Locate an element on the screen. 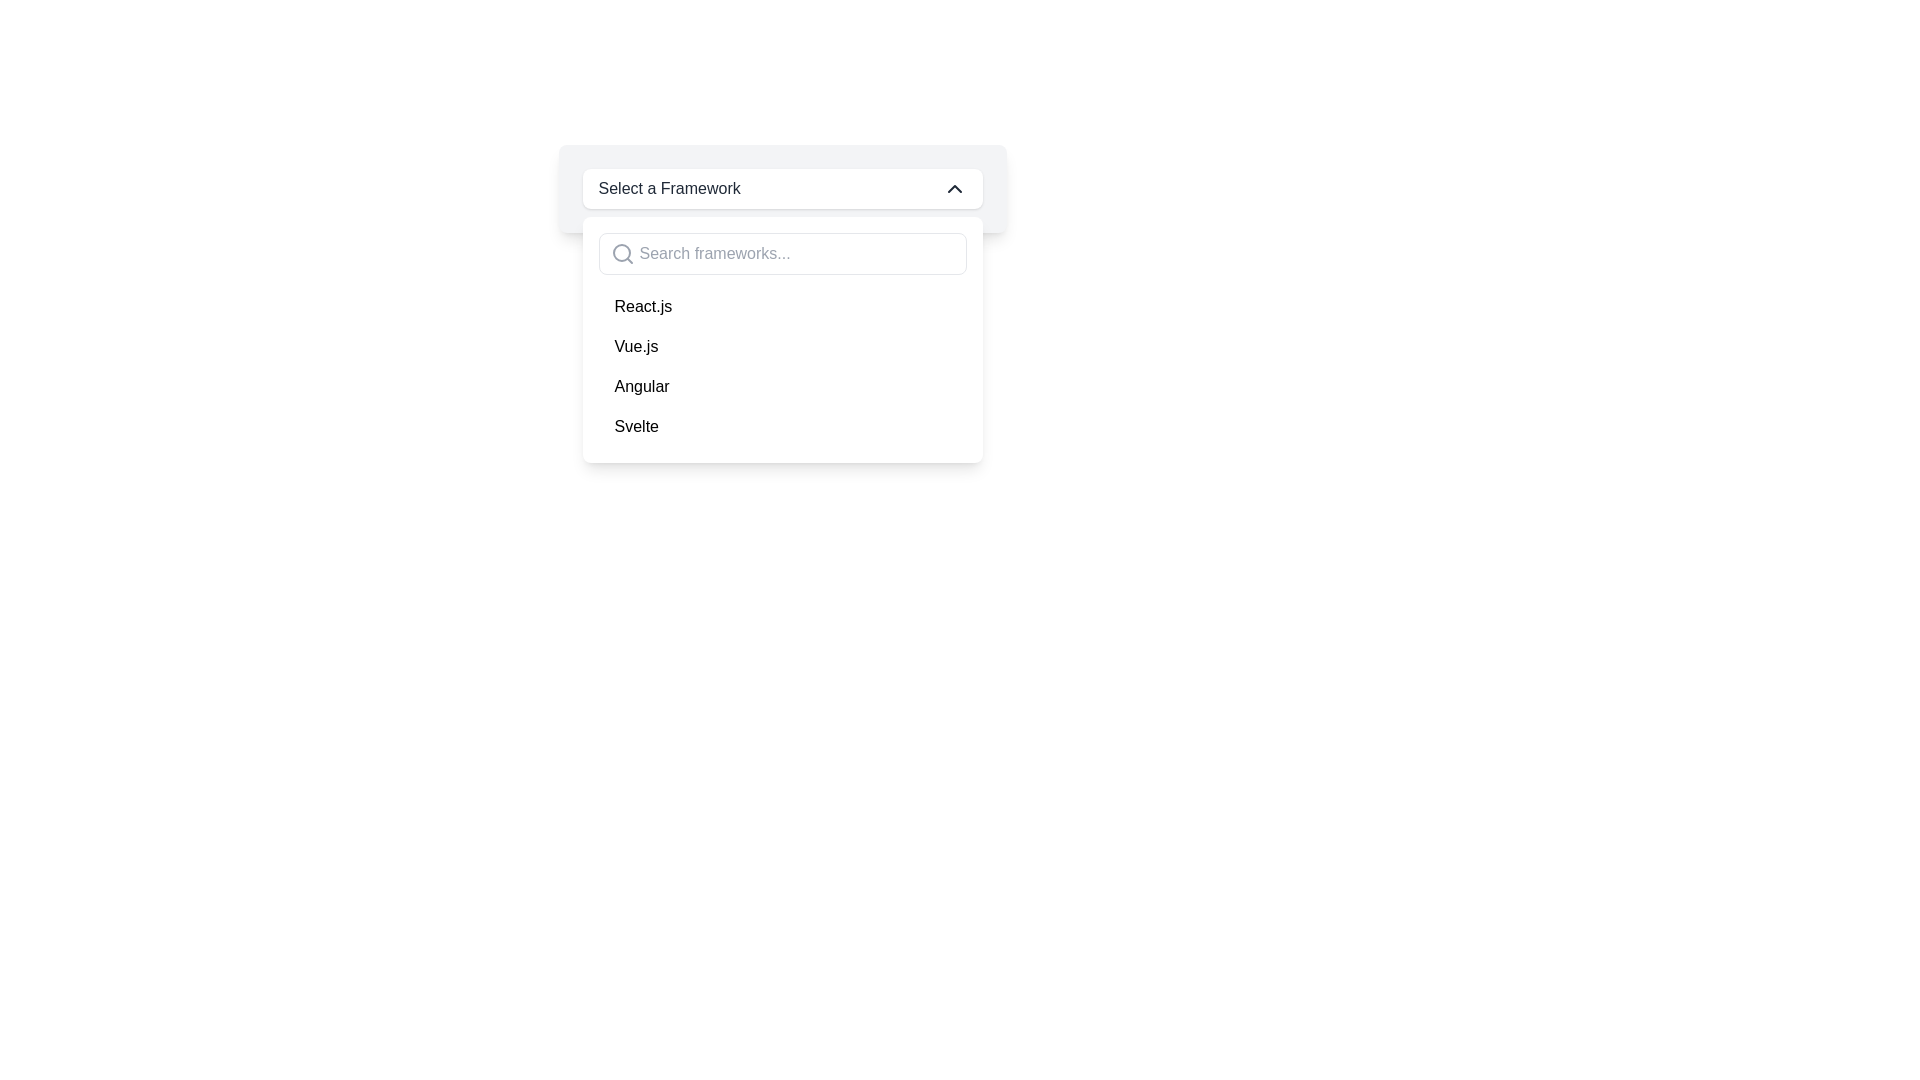  the 'Angular' option in the dropdown menu is located at coordinates (642, 386).